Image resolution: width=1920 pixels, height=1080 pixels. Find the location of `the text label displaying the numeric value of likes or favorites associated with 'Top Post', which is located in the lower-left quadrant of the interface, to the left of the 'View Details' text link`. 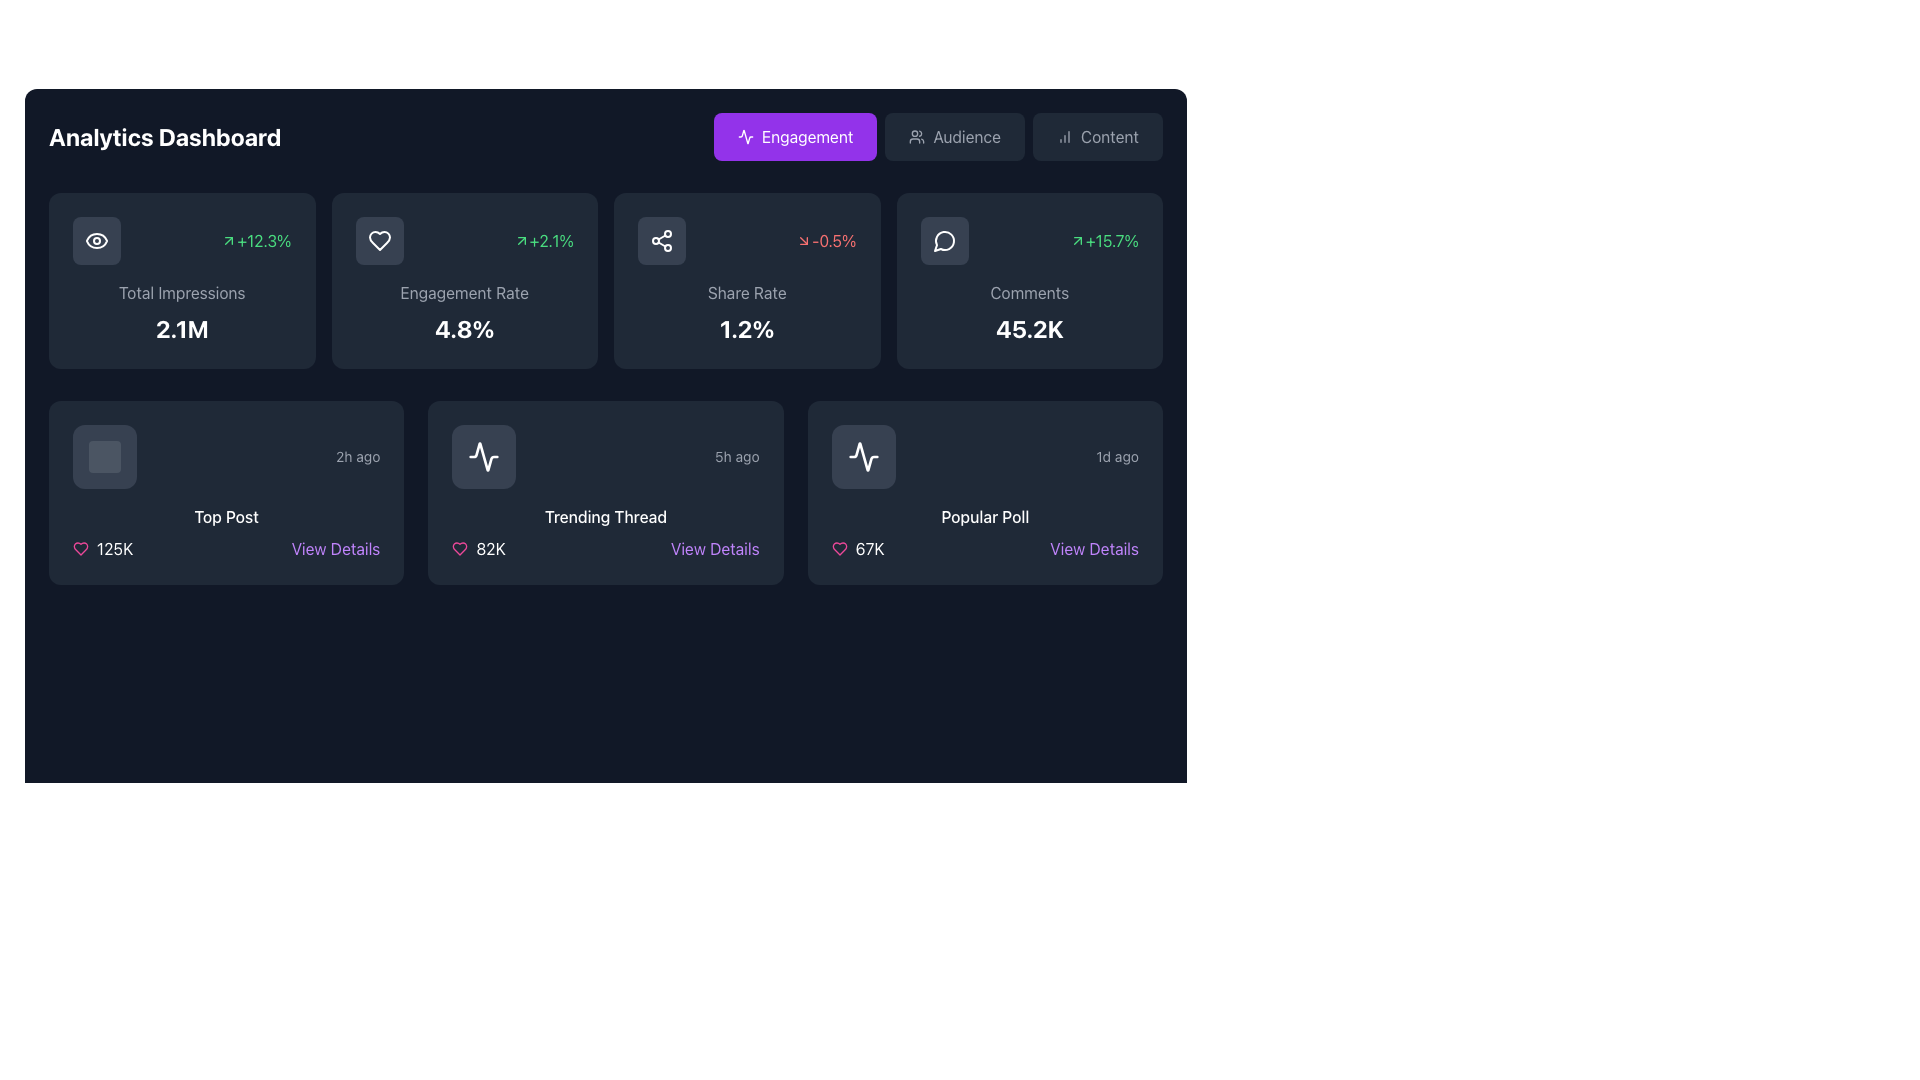

the text label displaying the numeric value of likes or favorites associated with 'Top Post', which is located in the lower-left quadrant of the interface, to the left of the 'View Details' text link is located at coordinates (102, 548).